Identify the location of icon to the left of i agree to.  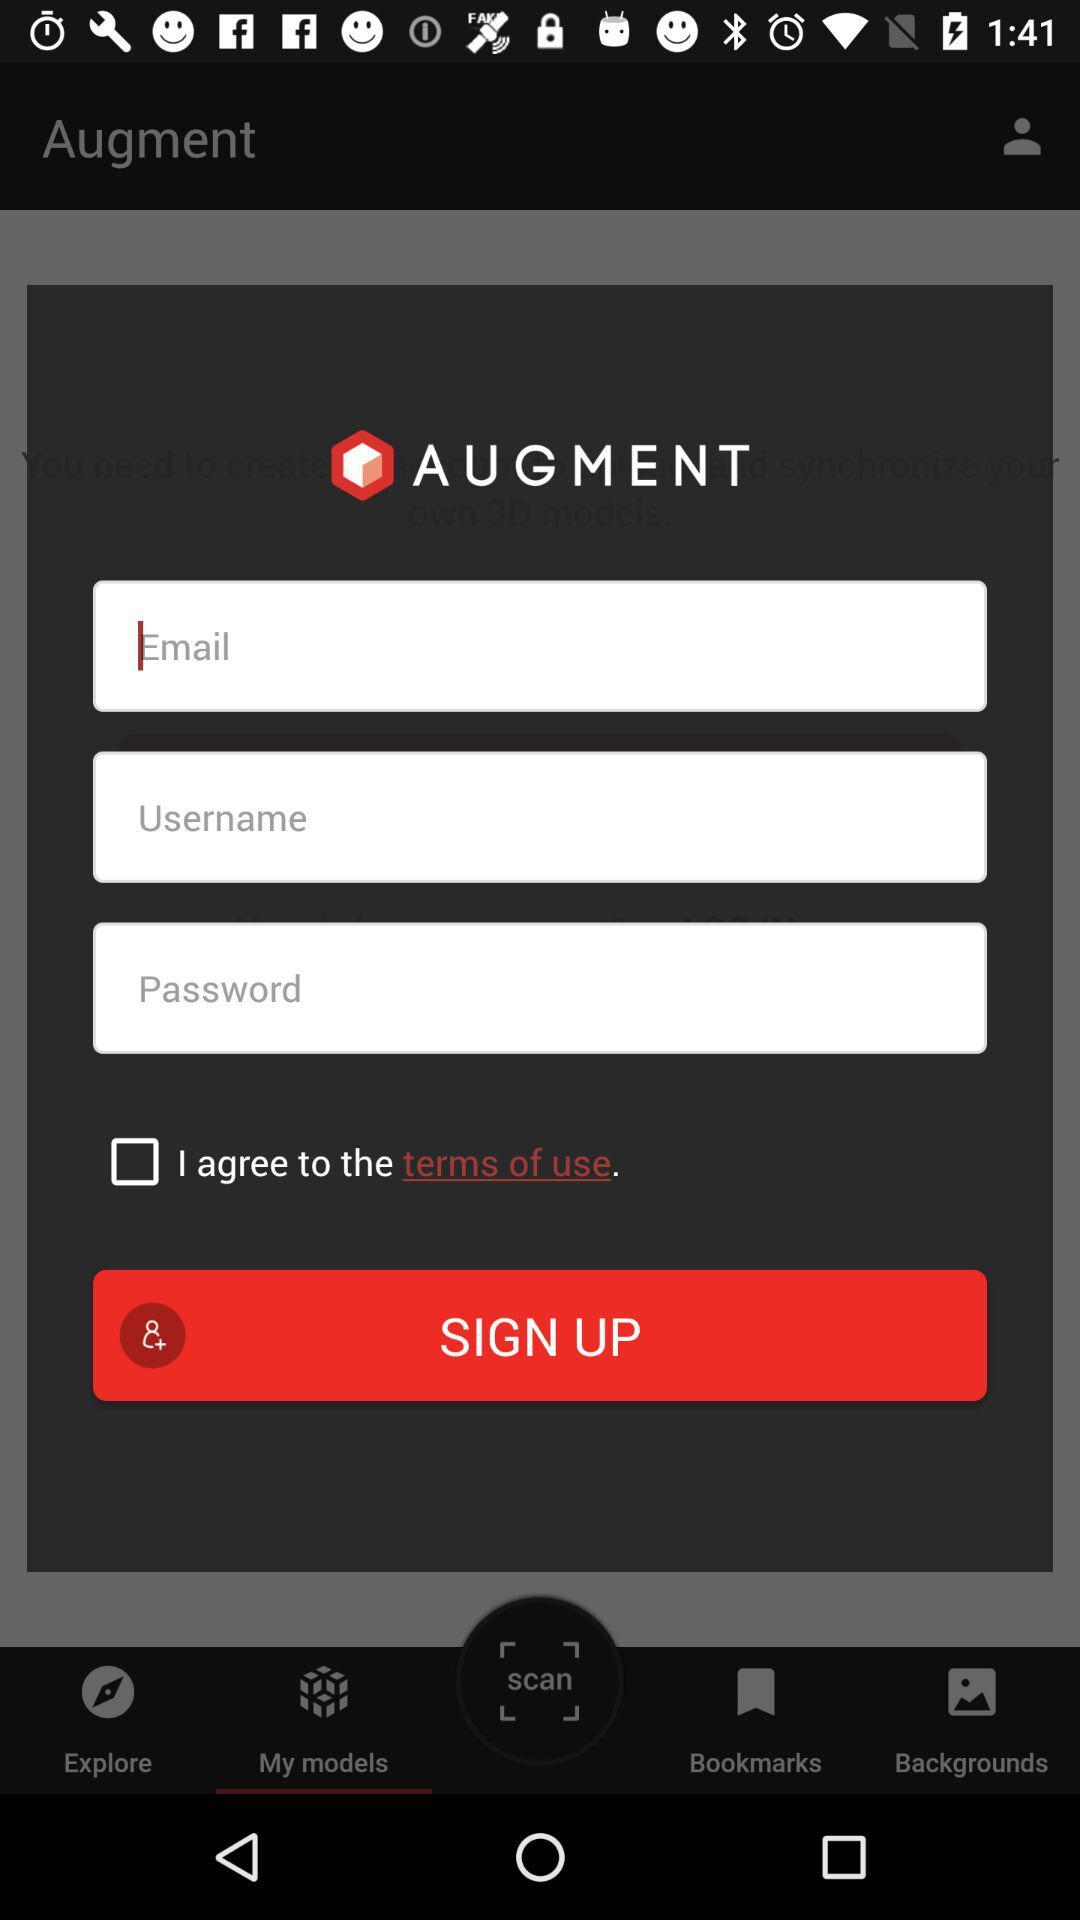
(135, 1161).